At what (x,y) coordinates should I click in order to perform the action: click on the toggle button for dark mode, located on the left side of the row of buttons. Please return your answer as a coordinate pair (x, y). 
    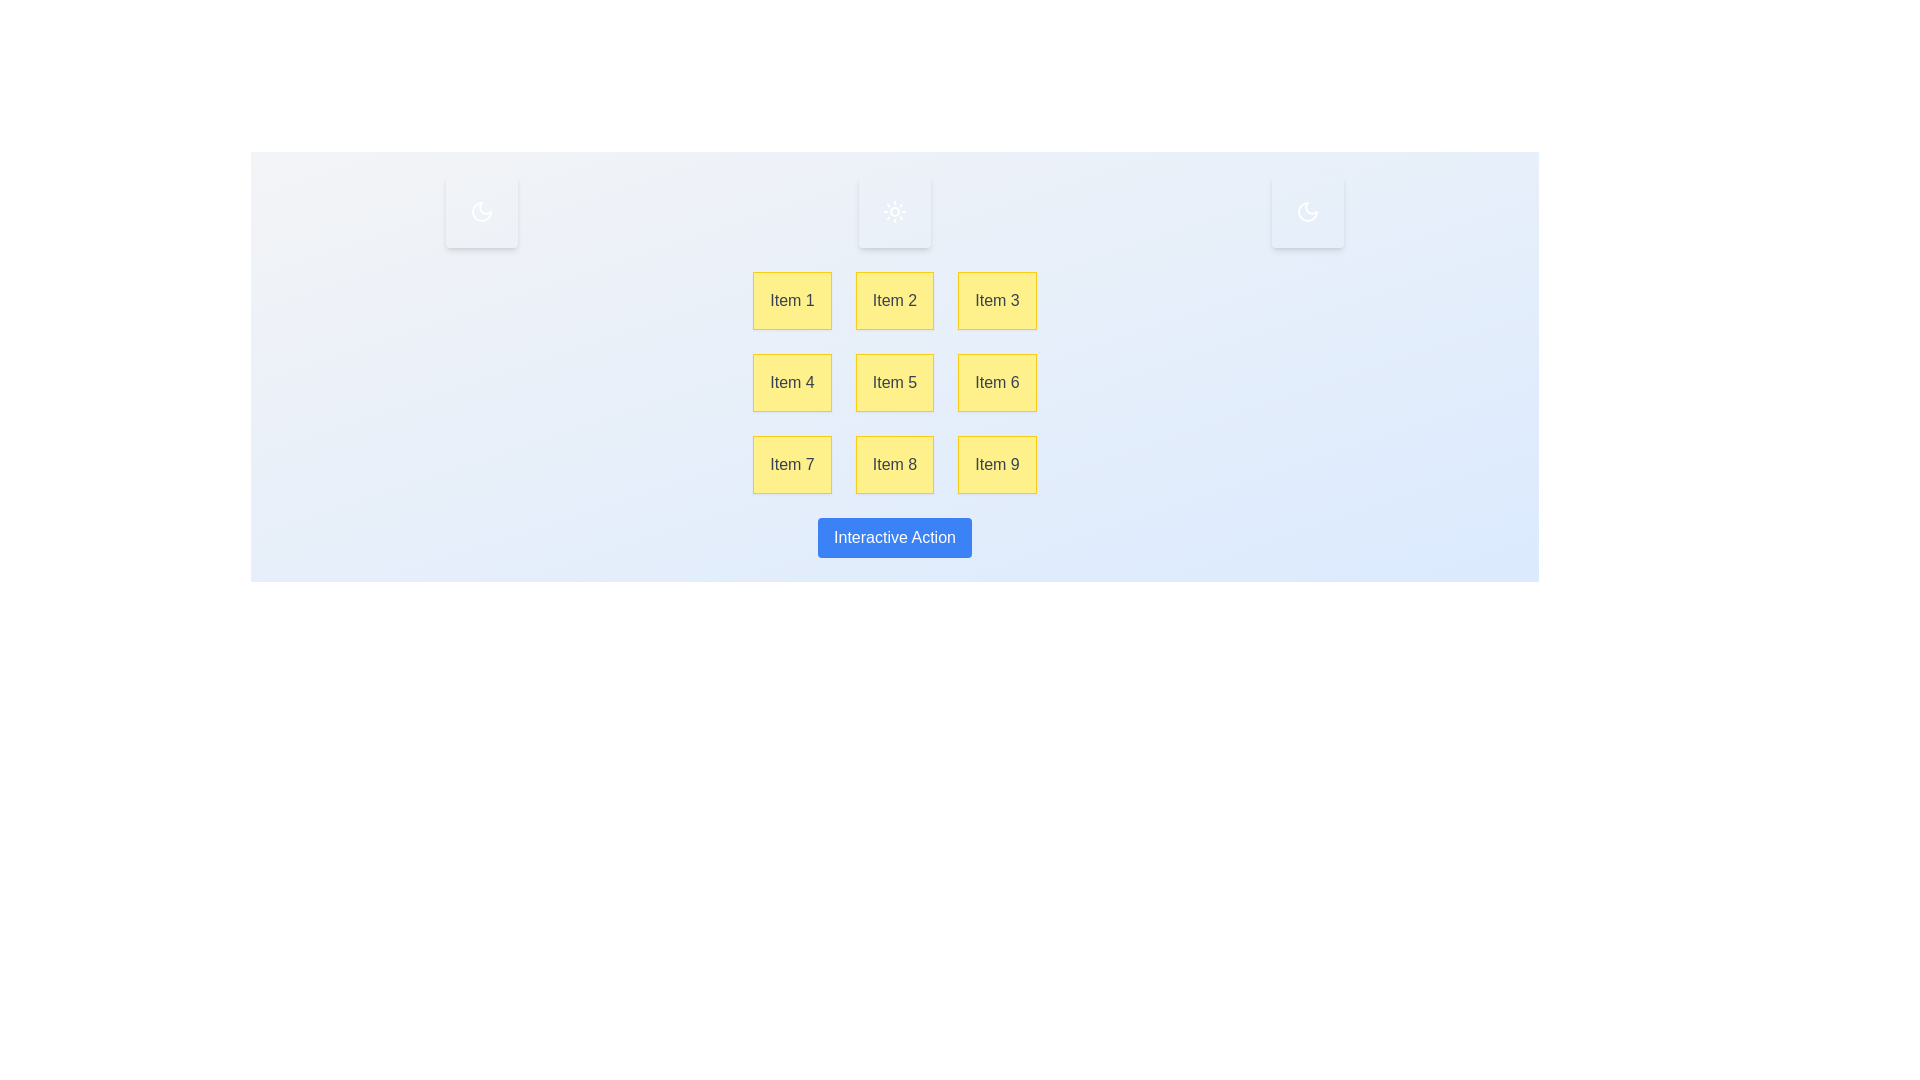
    Looking at the image, I should click on (481, 212).